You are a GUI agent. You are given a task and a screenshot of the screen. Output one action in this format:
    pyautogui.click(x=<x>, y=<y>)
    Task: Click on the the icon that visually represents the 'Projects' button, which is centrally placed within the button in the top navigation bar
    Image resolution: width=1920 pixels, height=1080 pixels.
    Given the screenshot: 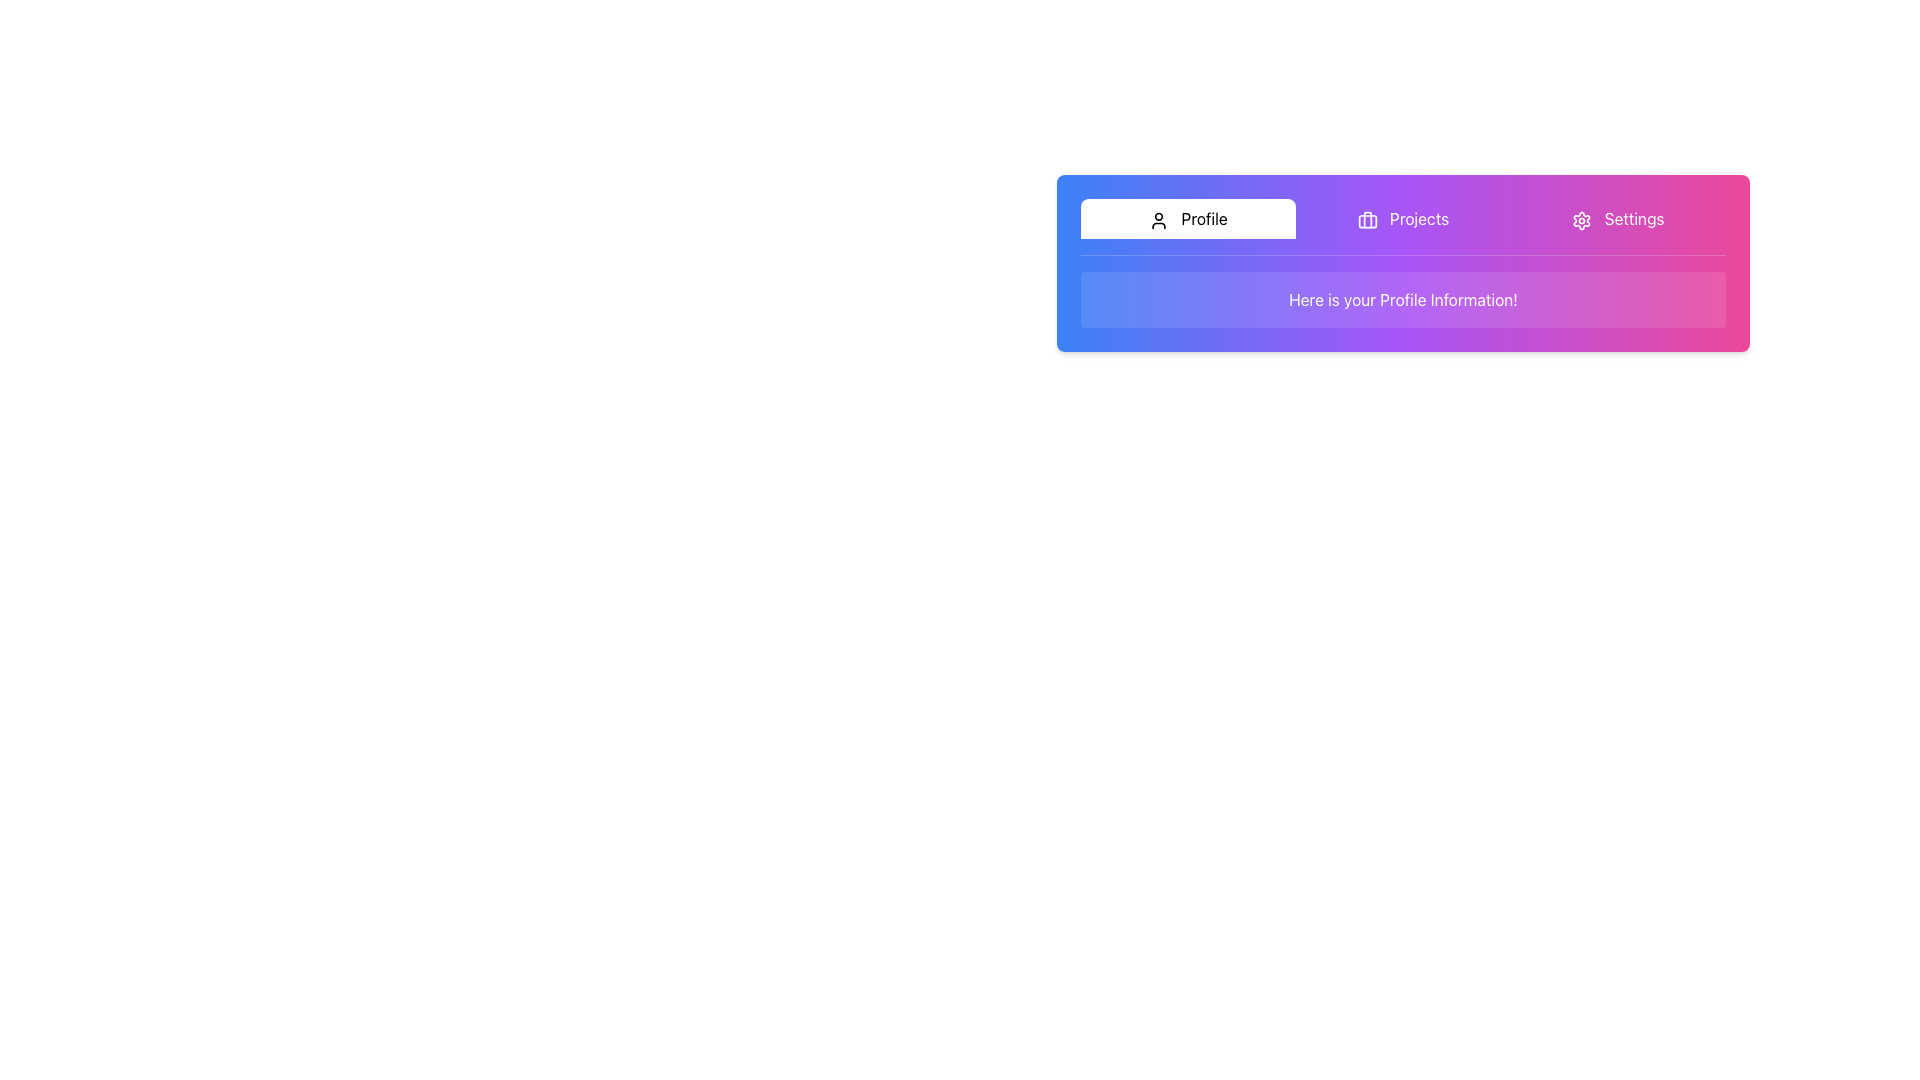 What is the action you would take?
    pyautogui.click(x=1366, y=220)
    